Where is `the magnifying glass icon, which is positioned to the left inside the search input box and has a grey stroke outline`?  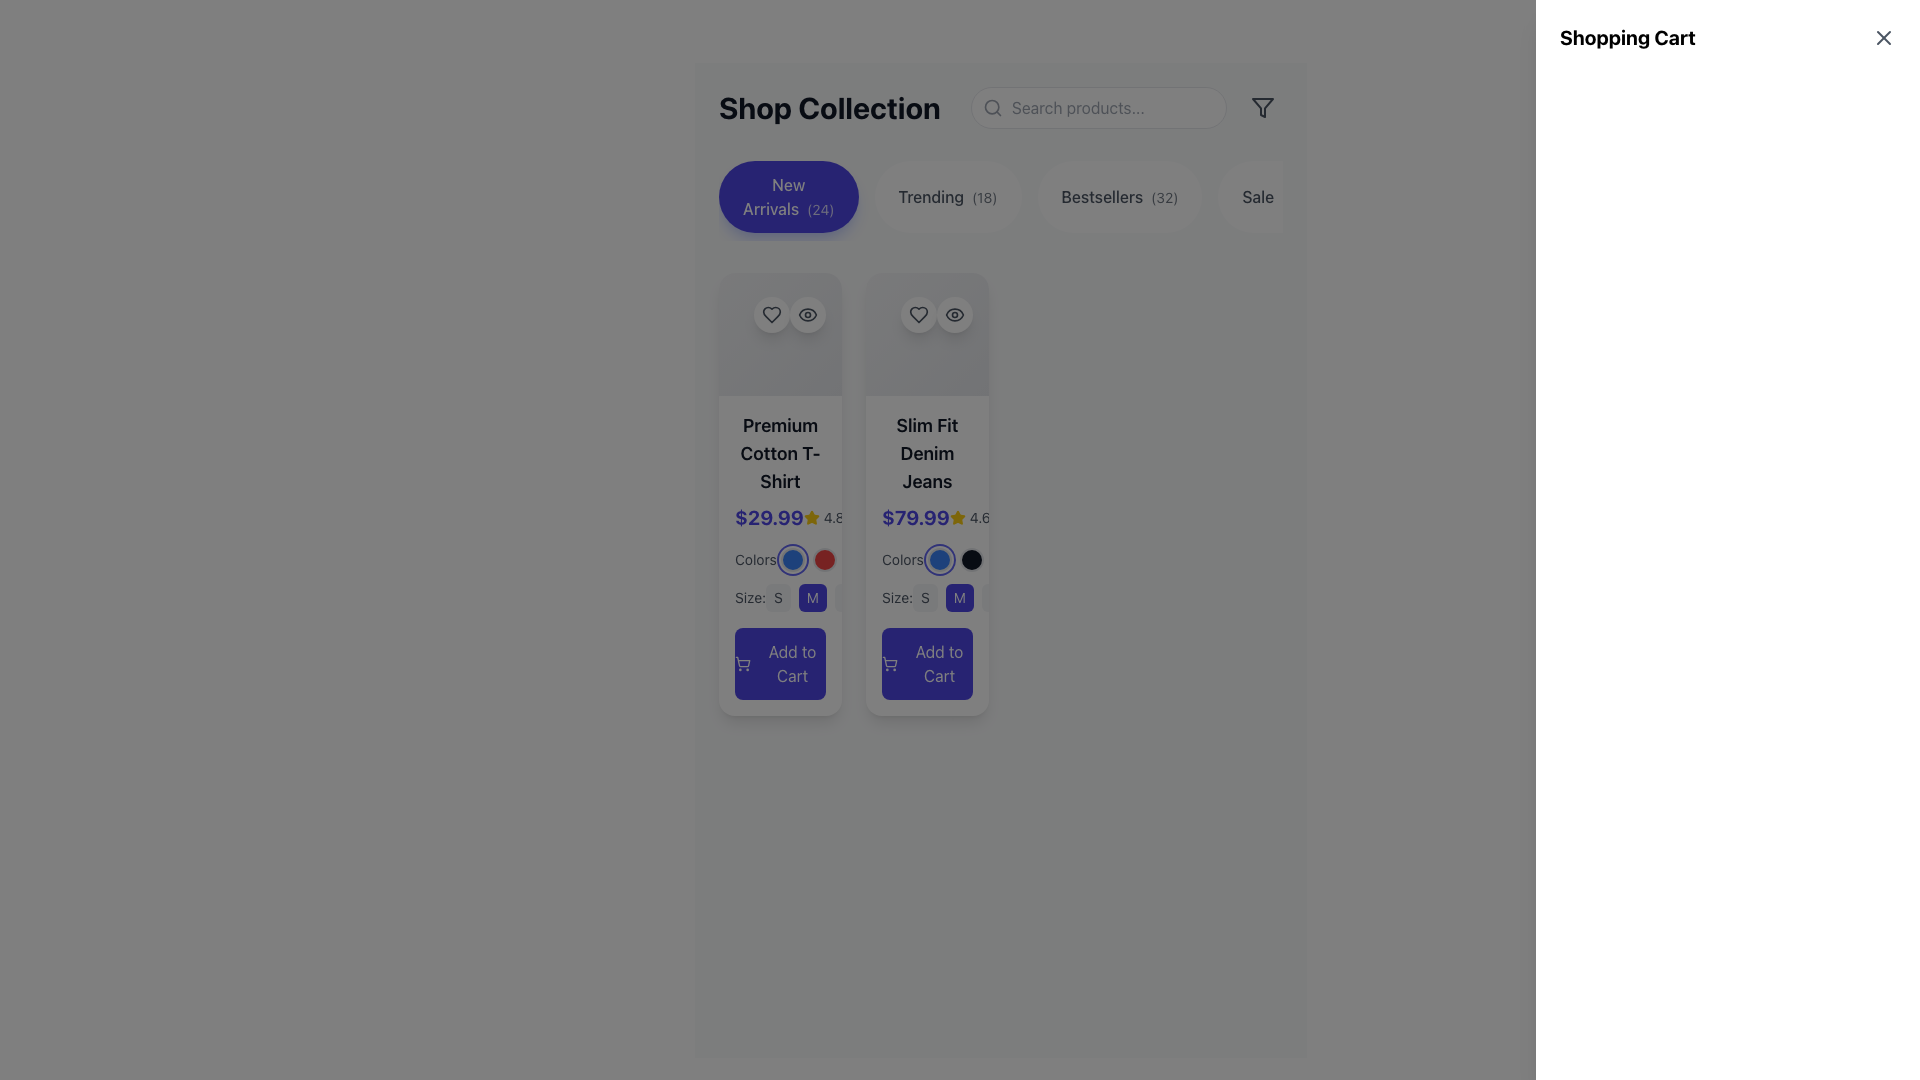 the magnifying glass icon, which is positioned to the left inside the search input box and has a grey stroke outline is located at coordinates (993, 108).